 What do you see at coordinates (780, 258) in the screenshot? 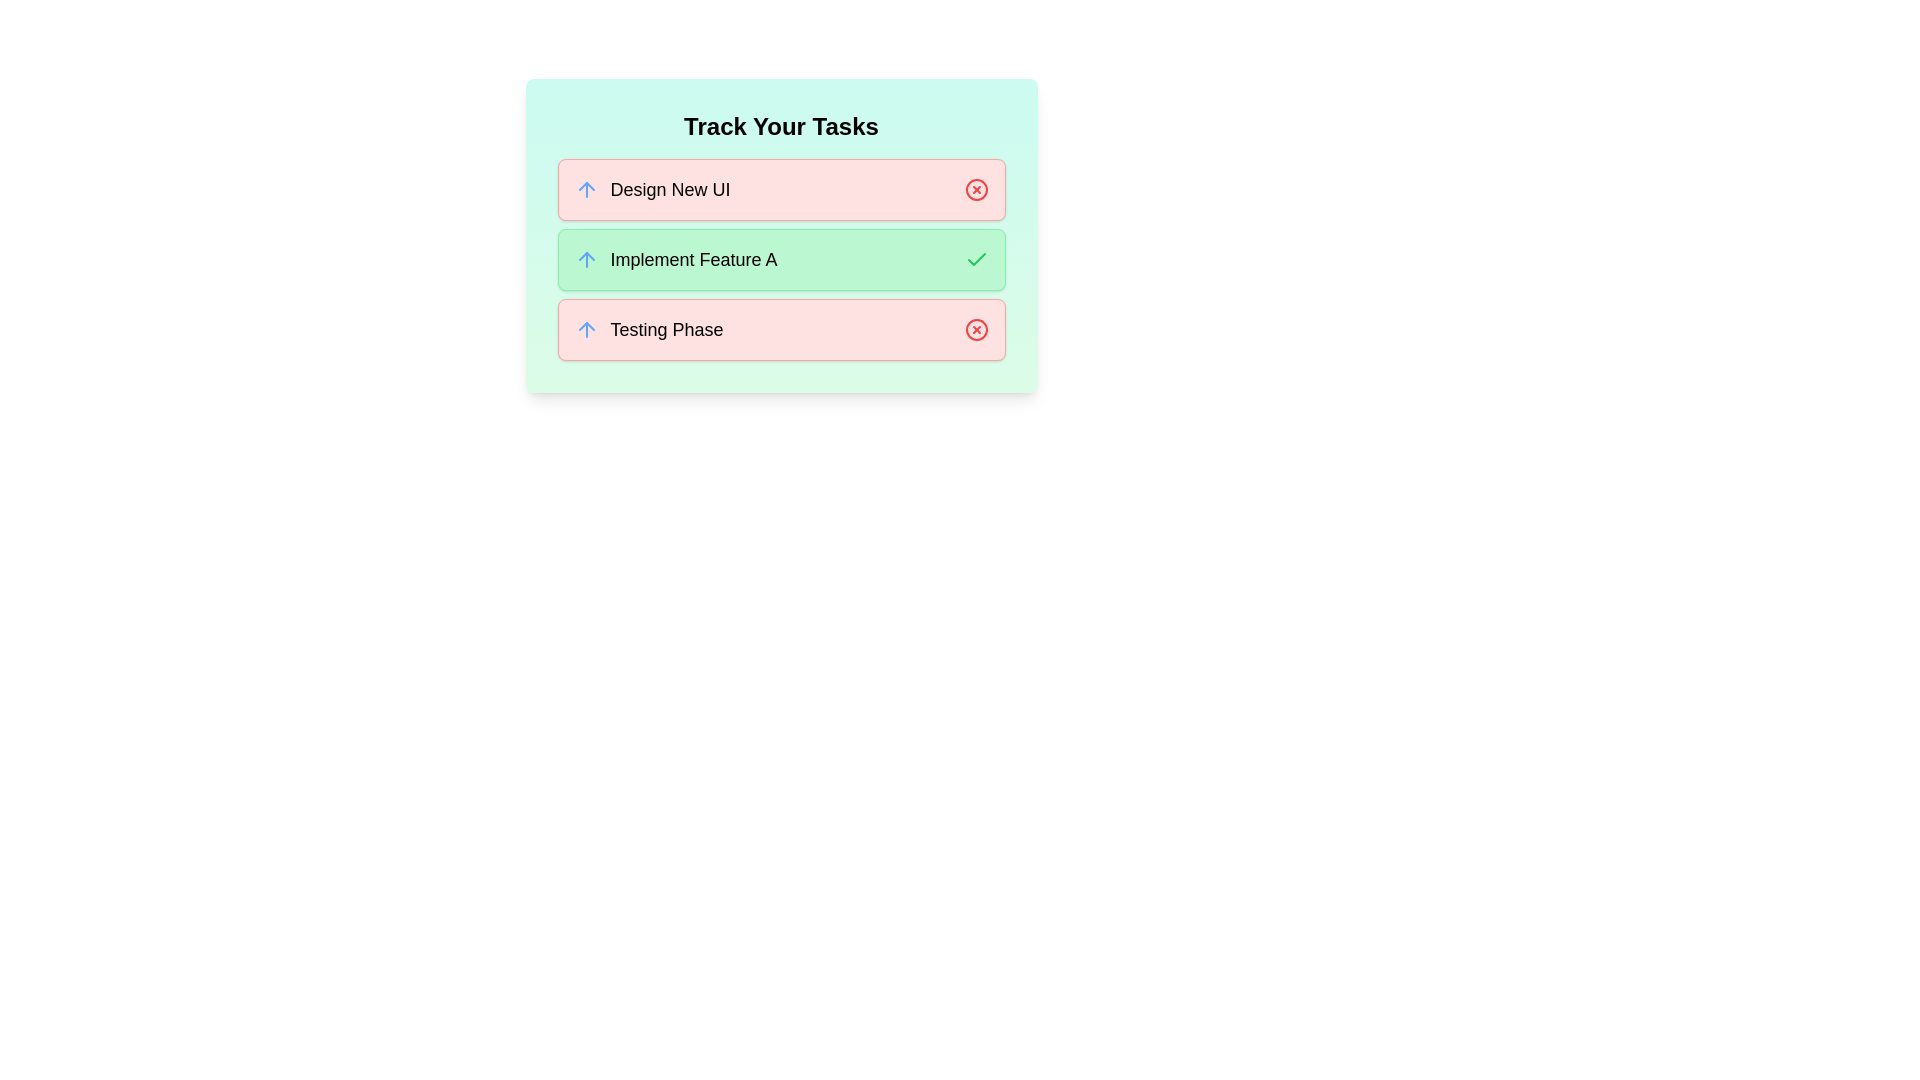
I see `the task card corresponding to Implement Feature A to toggle its completion status` at bounding box center [780, 258].